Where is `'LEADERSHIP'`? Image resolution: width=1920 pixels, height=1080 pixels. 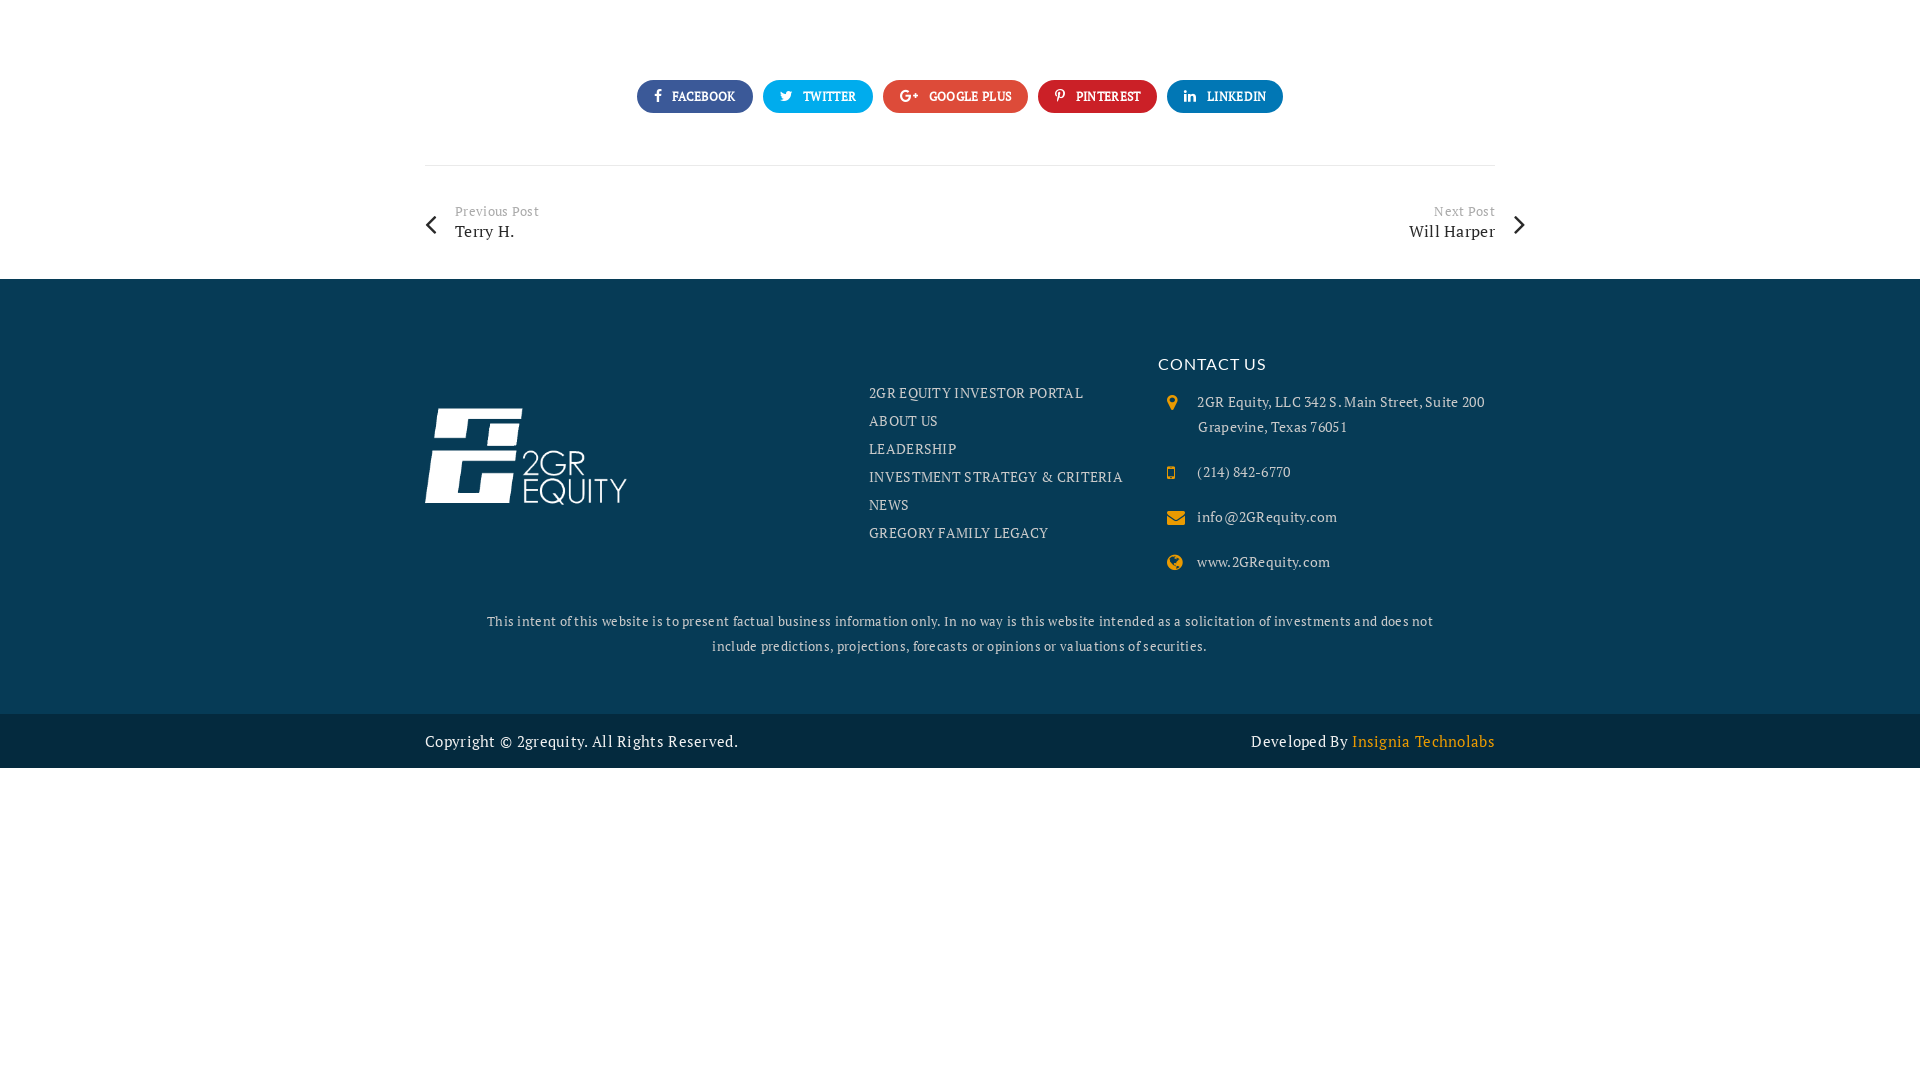 'LEADERSHIP' is located at coordinates (911, 447).